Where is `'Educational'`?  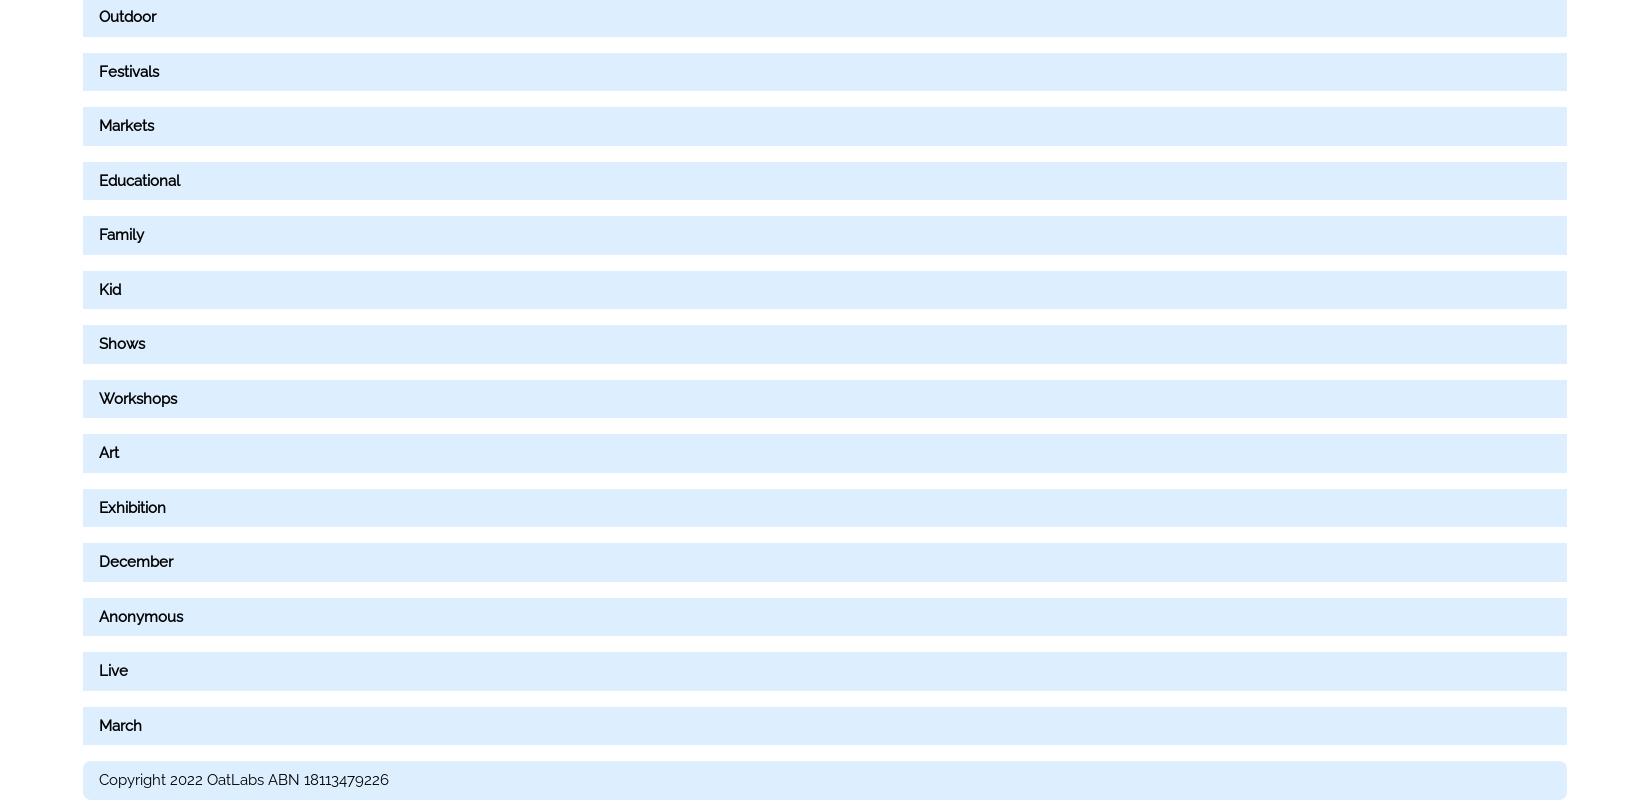 'Educational' is located at coordinates (139, 179).